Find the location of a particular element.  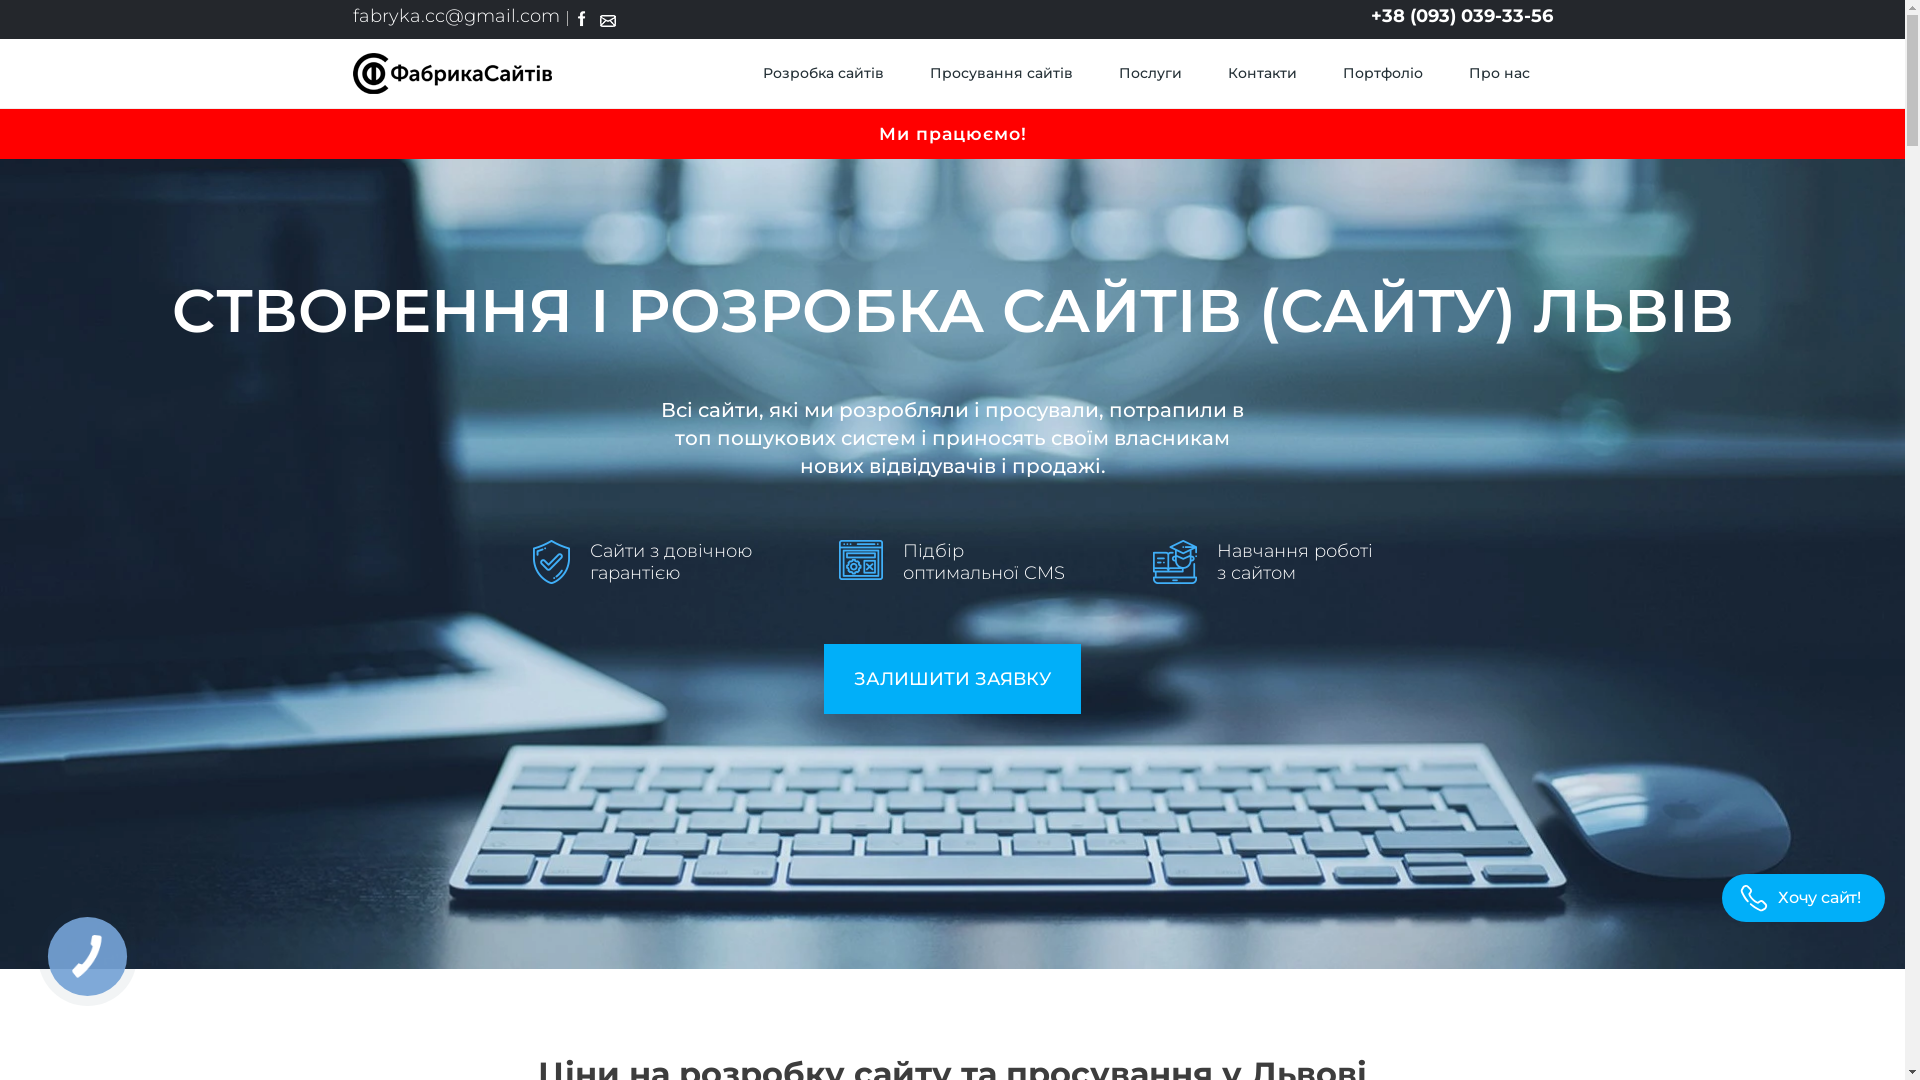

'fabryka.cc@gmail.com' is located at coordinates (351, 15).